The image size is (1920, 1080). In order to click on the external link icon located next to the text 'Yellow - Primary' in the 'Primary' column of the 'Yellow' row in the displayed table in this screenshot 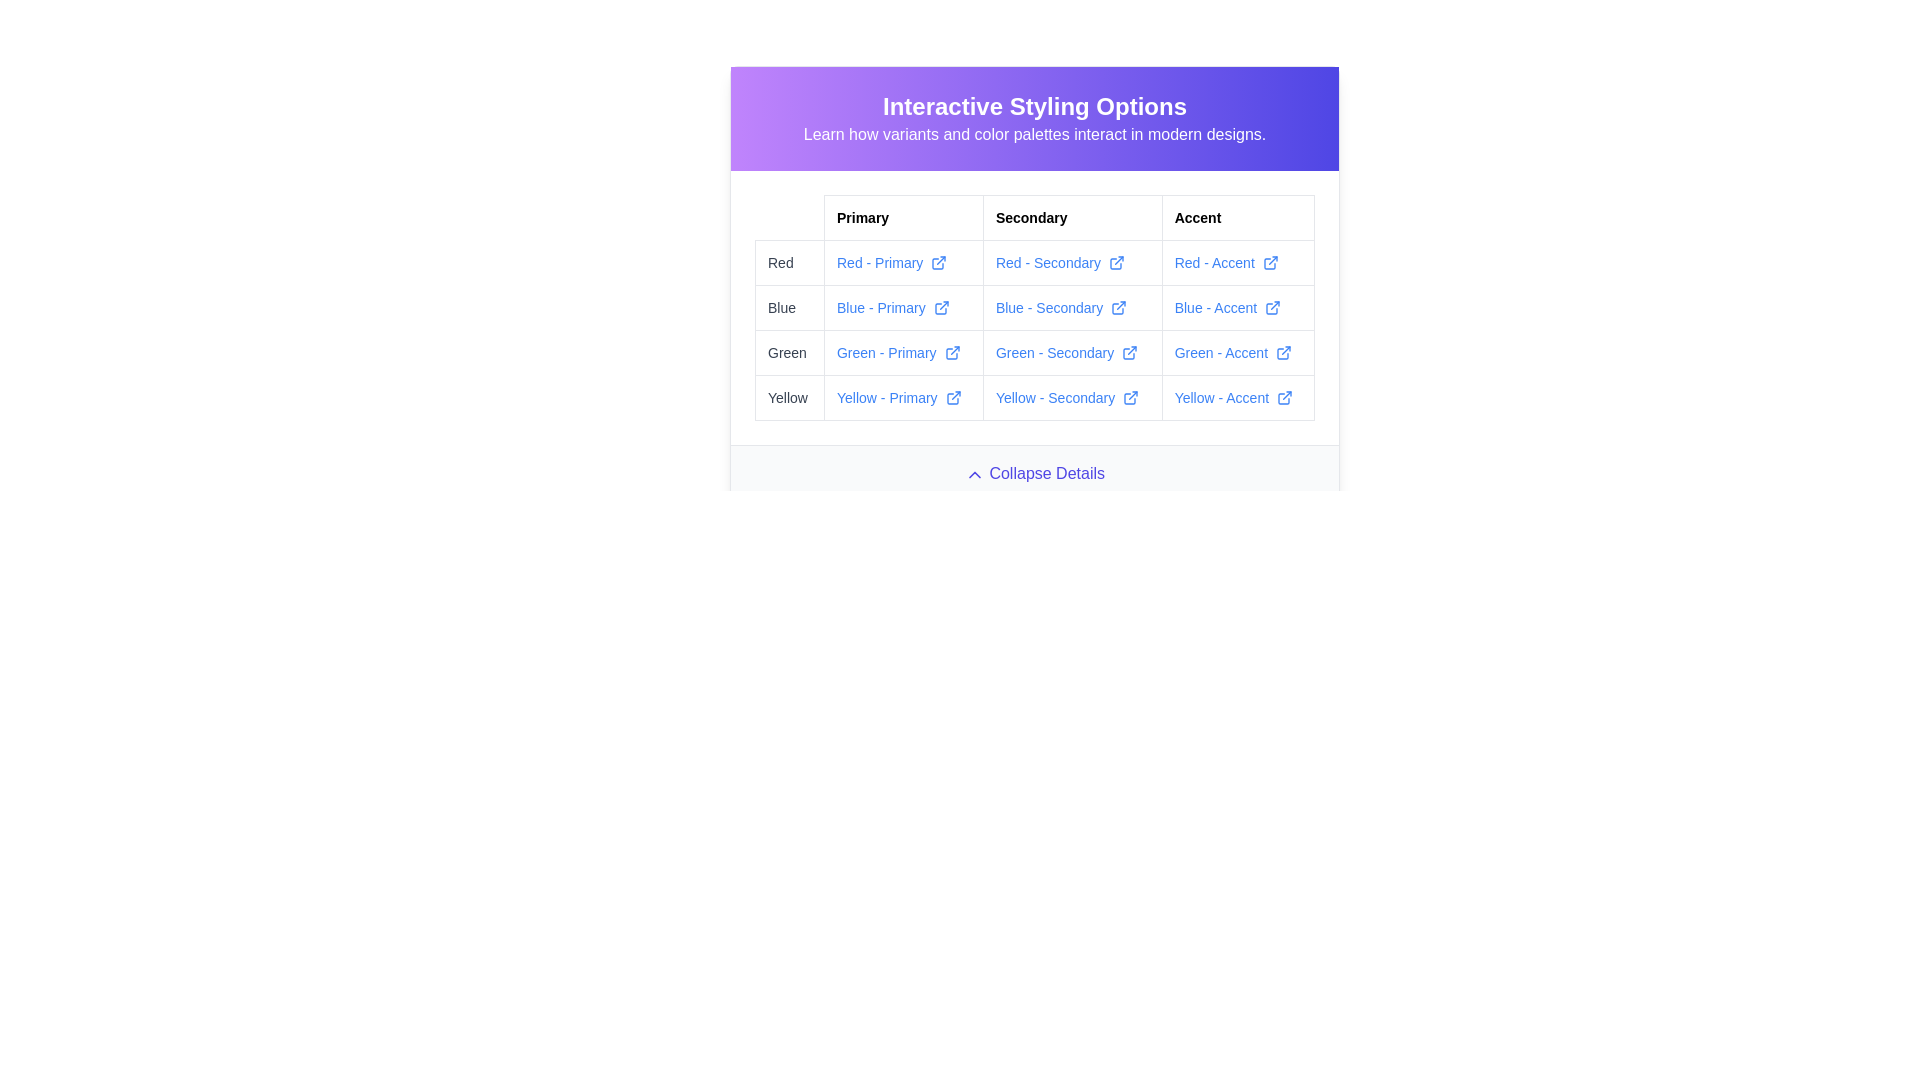, I will do `click(952, 397)`.